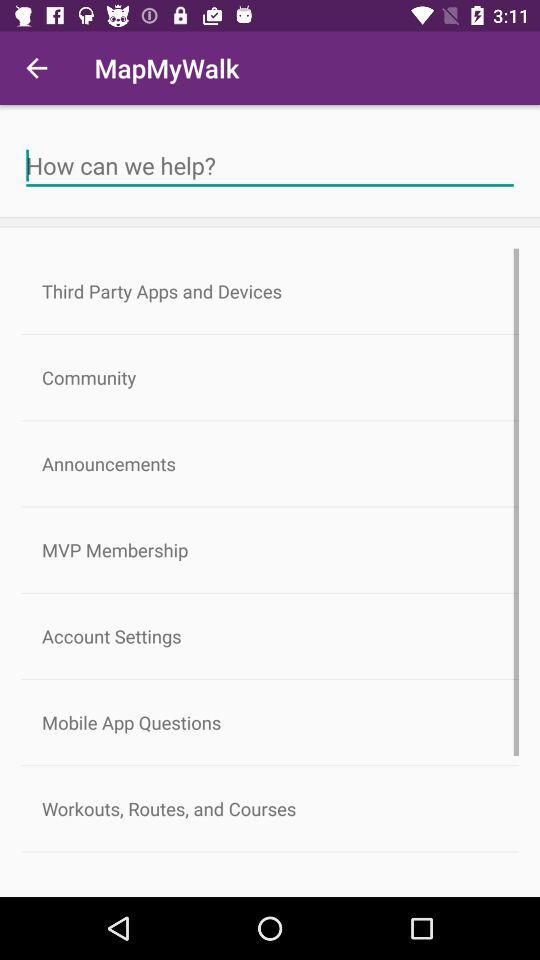 This screenshot has height=960, width=540. I want to click on item above mvp membership item, so click(270, 463).